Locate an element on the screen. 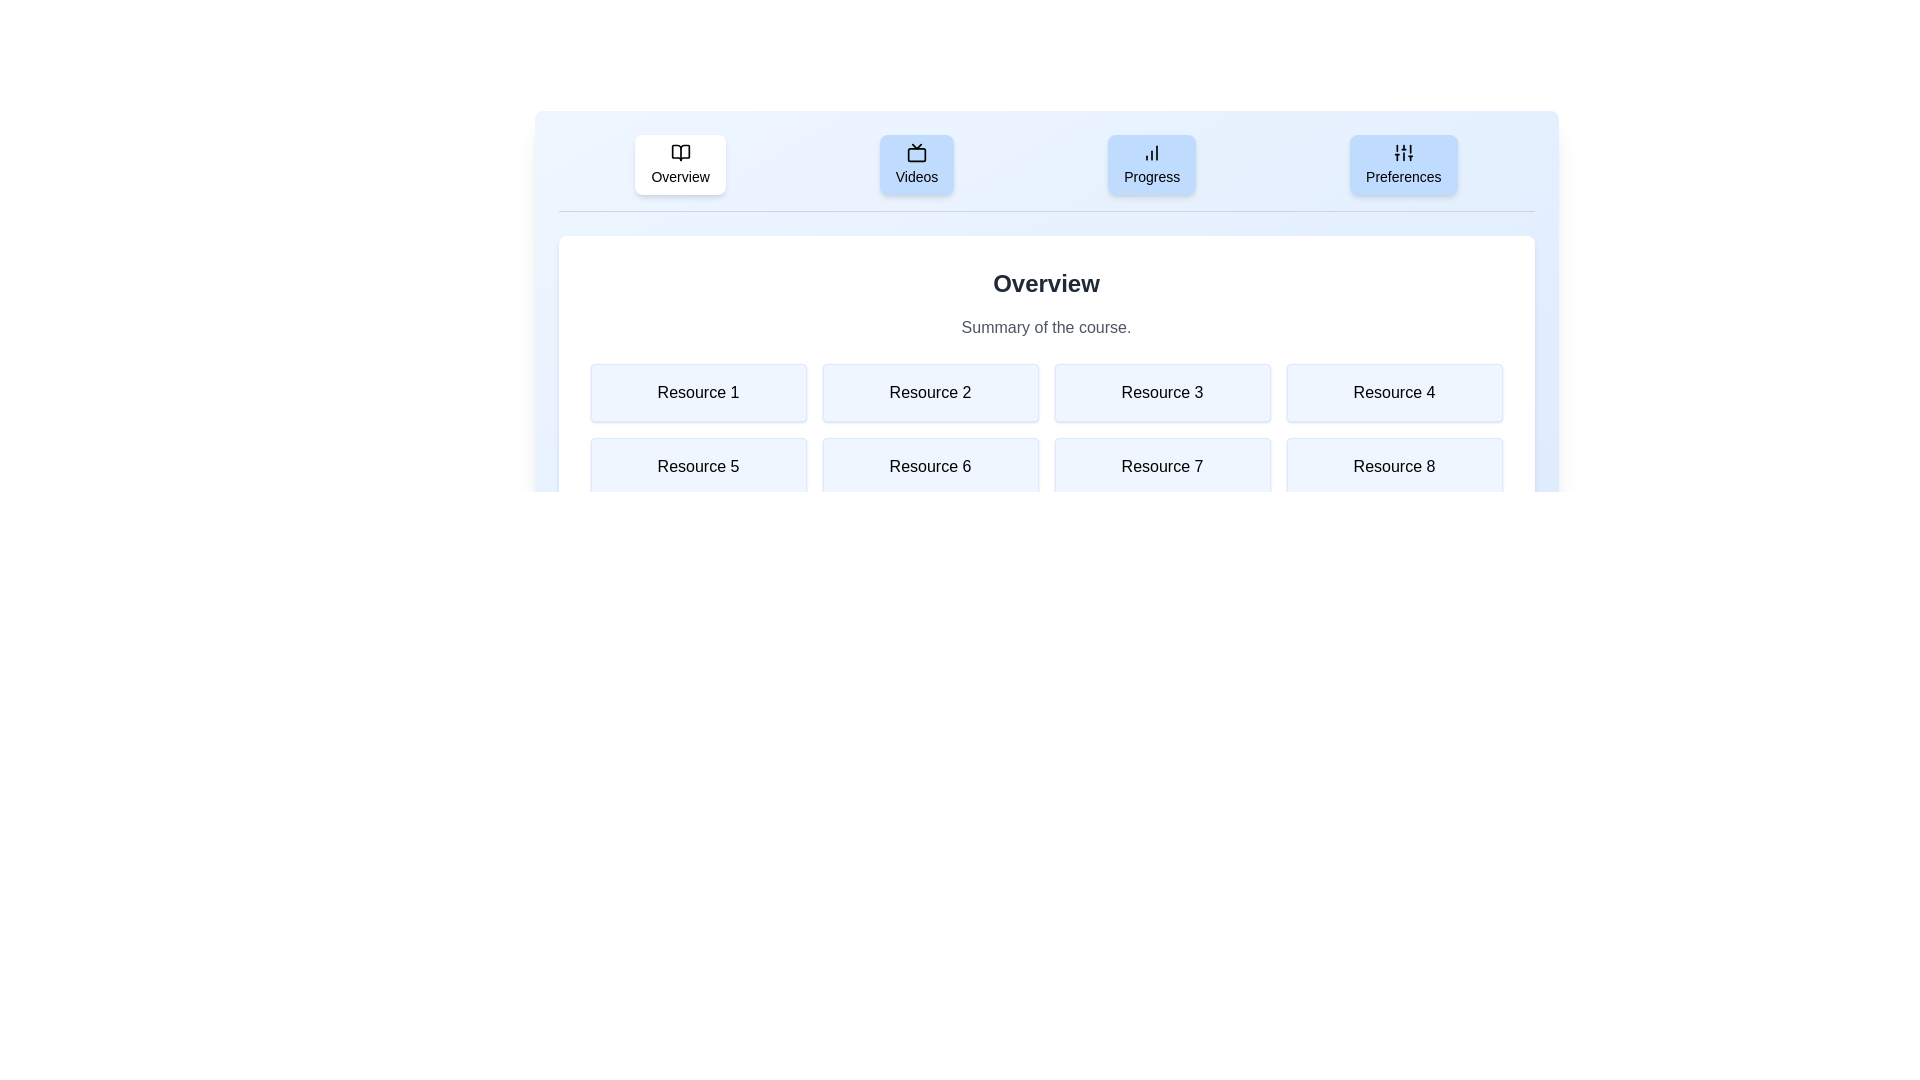 This screenshot has height=1080, width=1920. the Preferences tab to read its content is located at coordinates (1402, 164).